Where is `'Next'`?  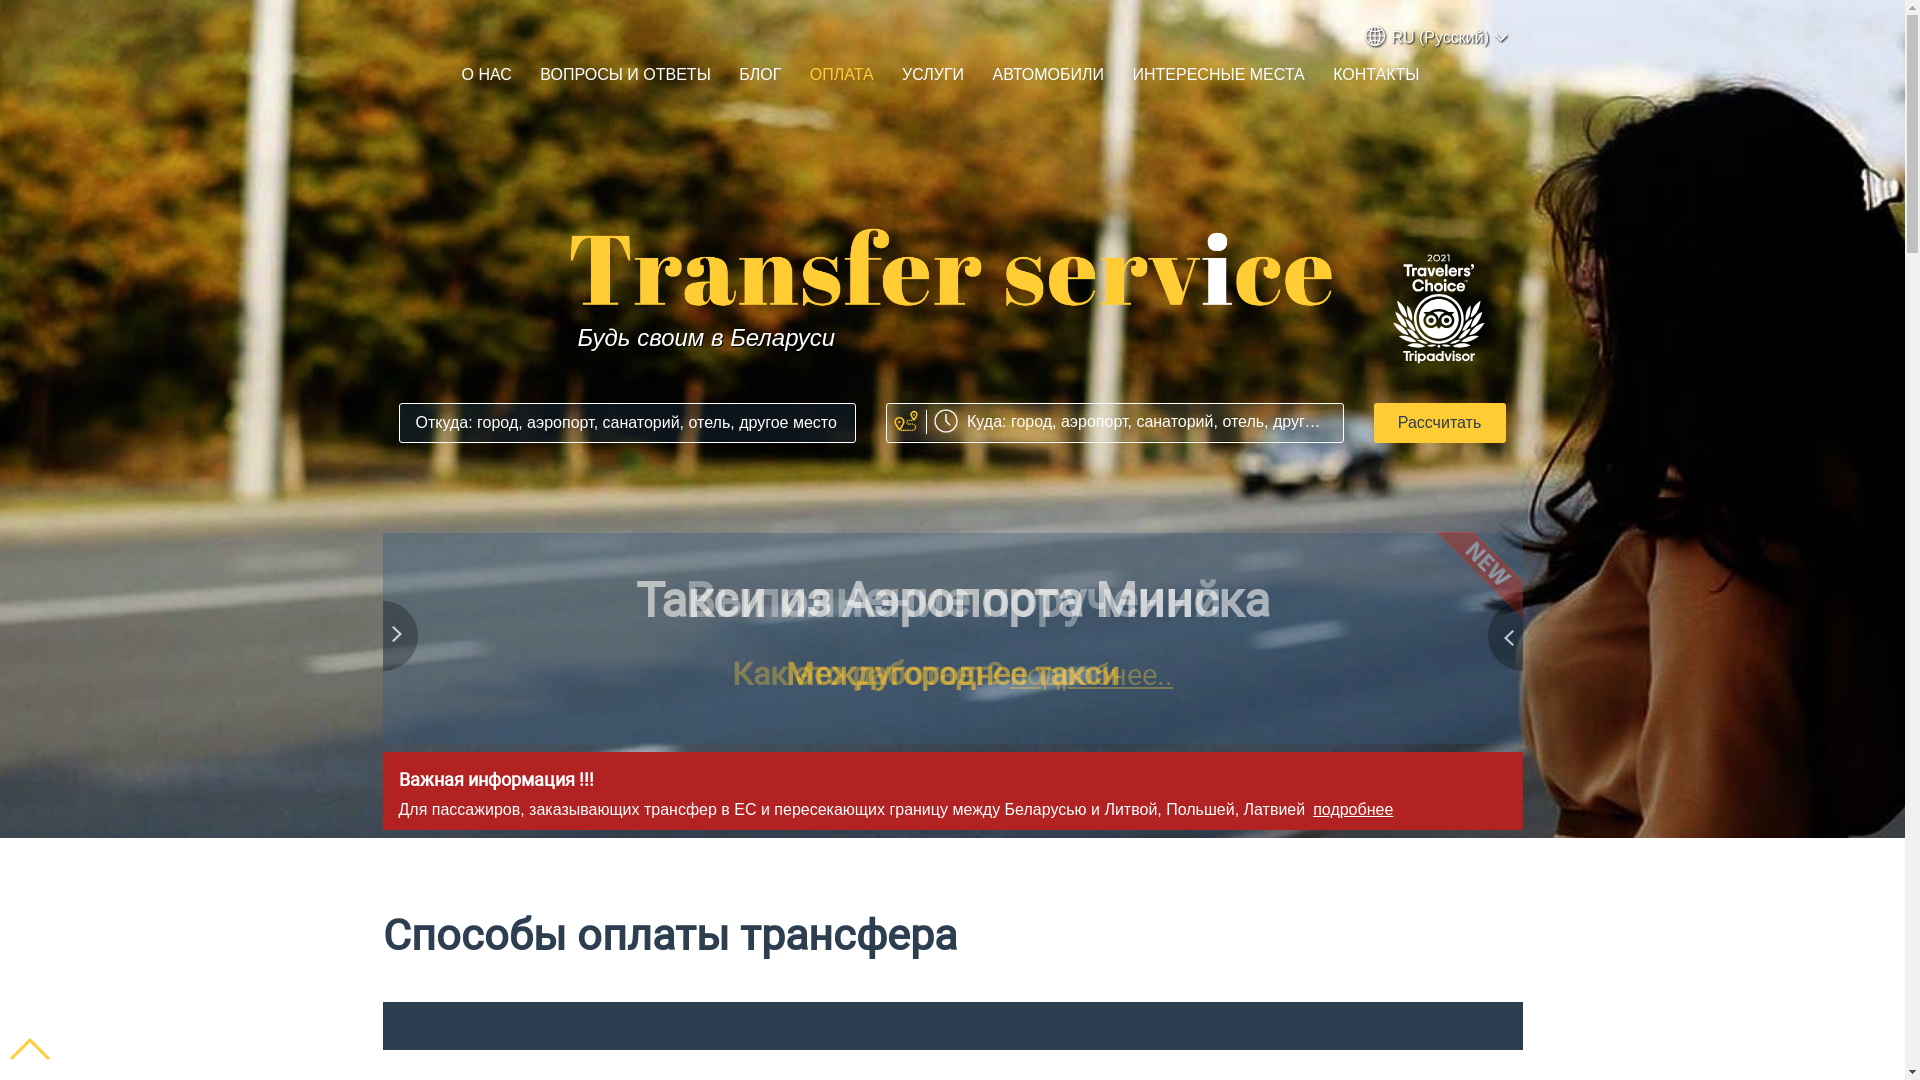 'Next' is located at coordinates (1502, 640).